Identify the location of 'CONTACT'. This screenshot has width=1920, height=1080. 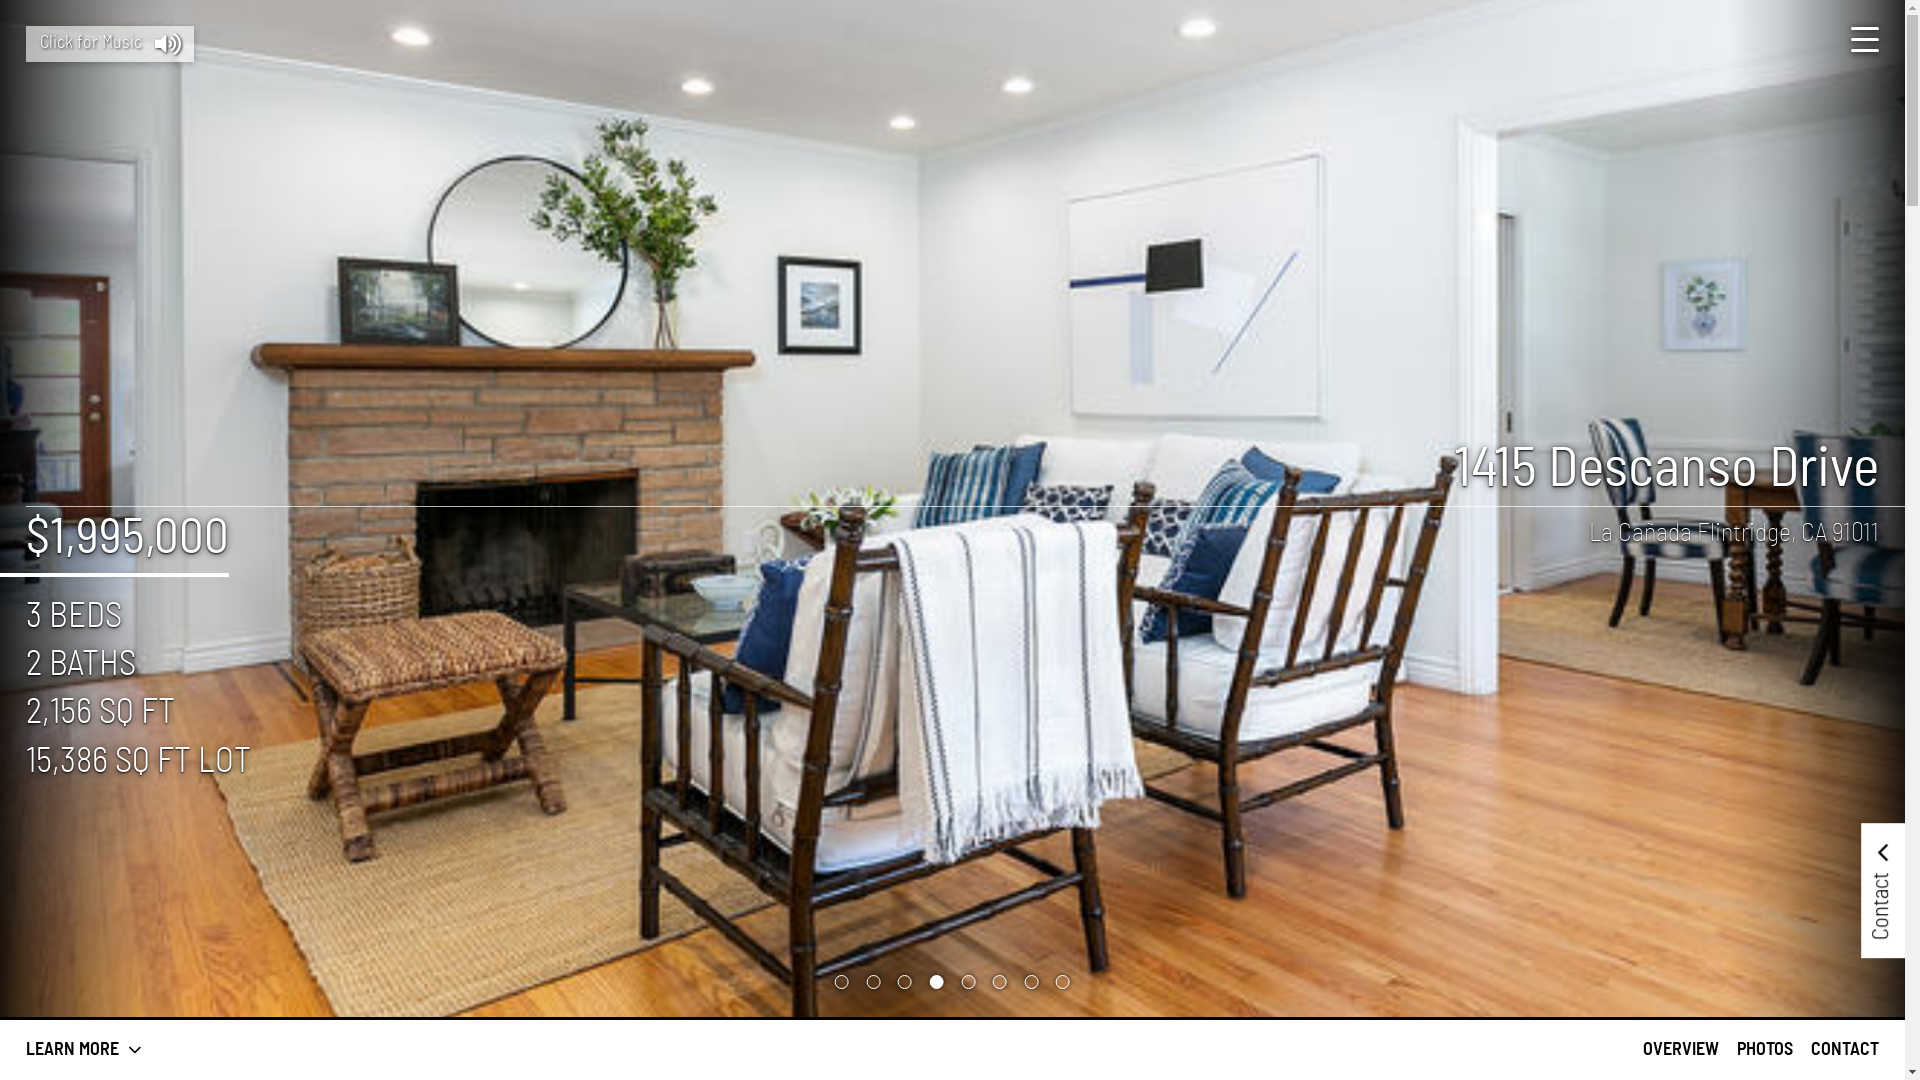
(1843, 1048).